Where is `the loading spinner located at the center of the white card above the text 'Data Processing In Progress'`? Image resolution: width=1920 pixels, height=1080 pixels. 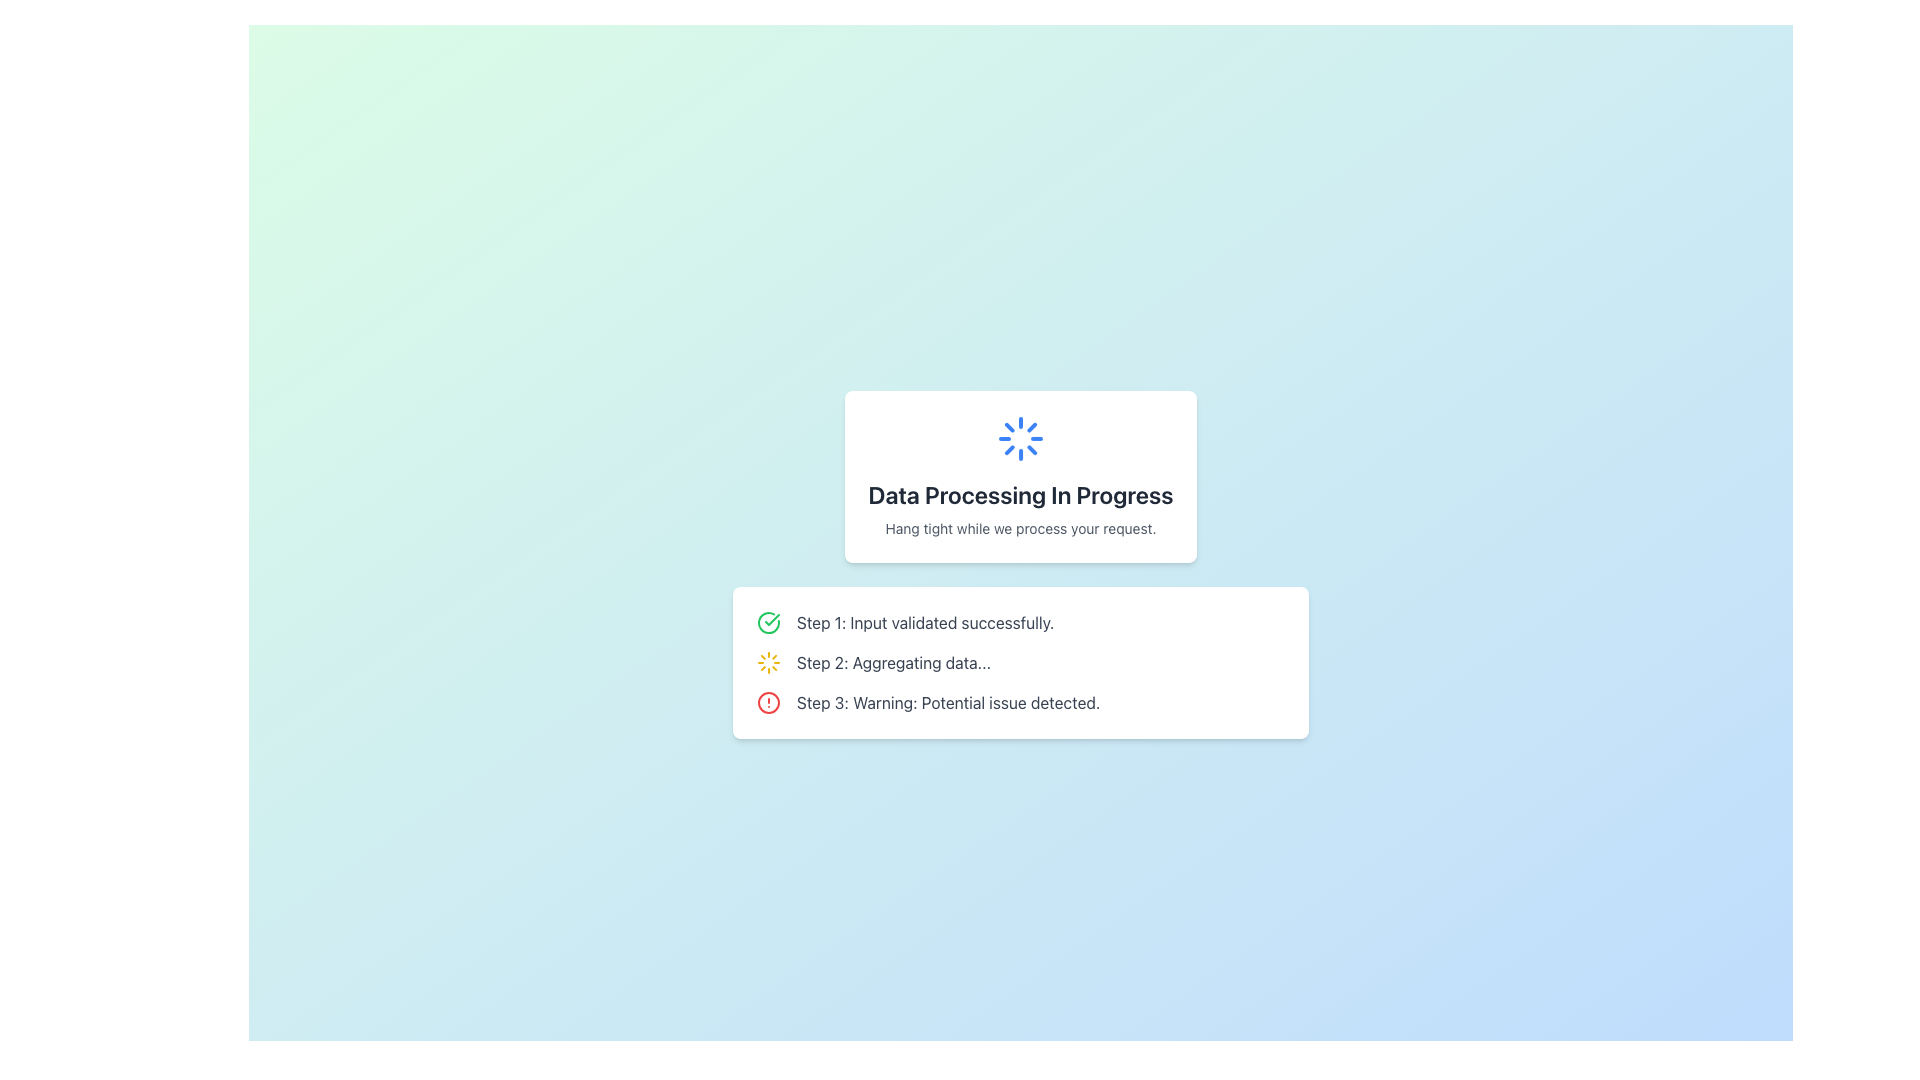 the loading spinner located at the center of the white card above the text 'Data Processing In Progress' is located at coordinates (1021, 438).